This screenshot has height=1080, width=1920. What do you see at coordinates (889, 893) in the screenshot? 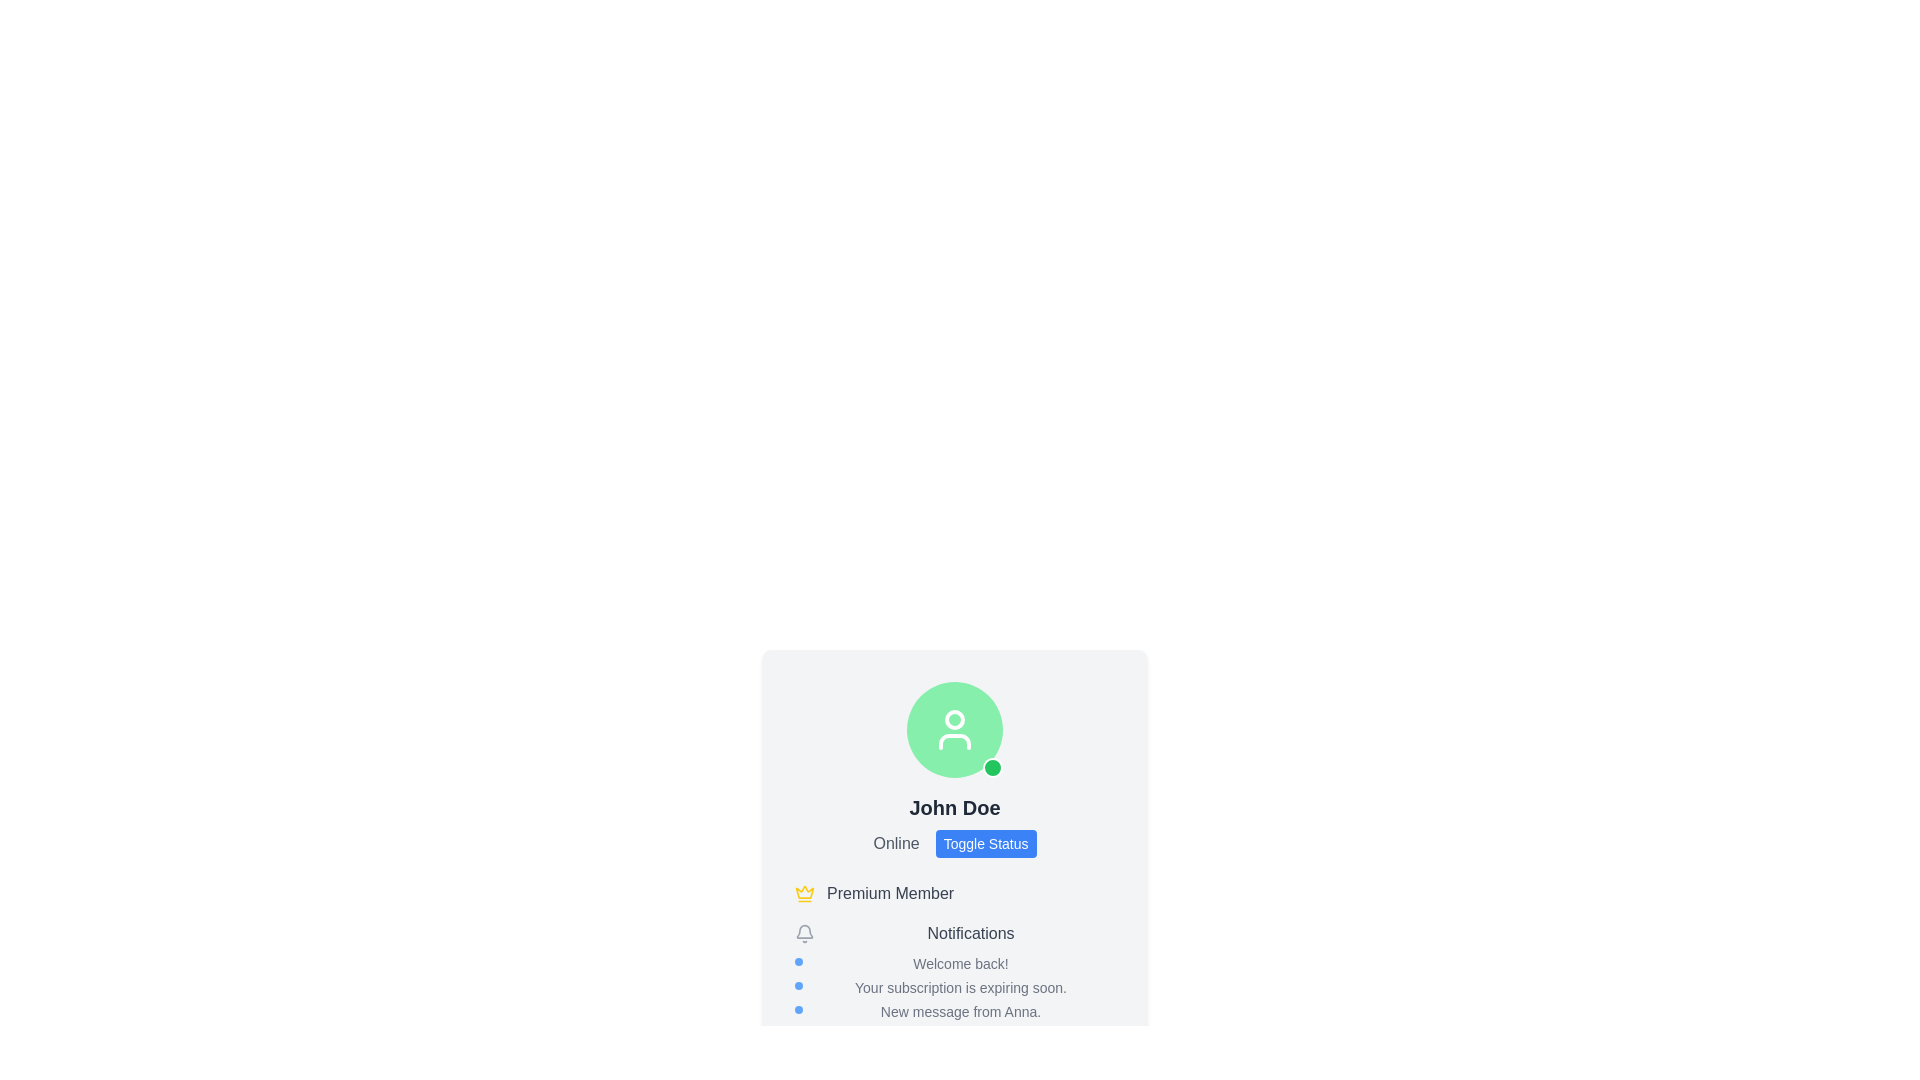
I see `text label indicating the membership tier, which states 'Premium Member', located to the right of the crown icon and below the 'John Doe' profile information section` at bounding box center [889, 893].